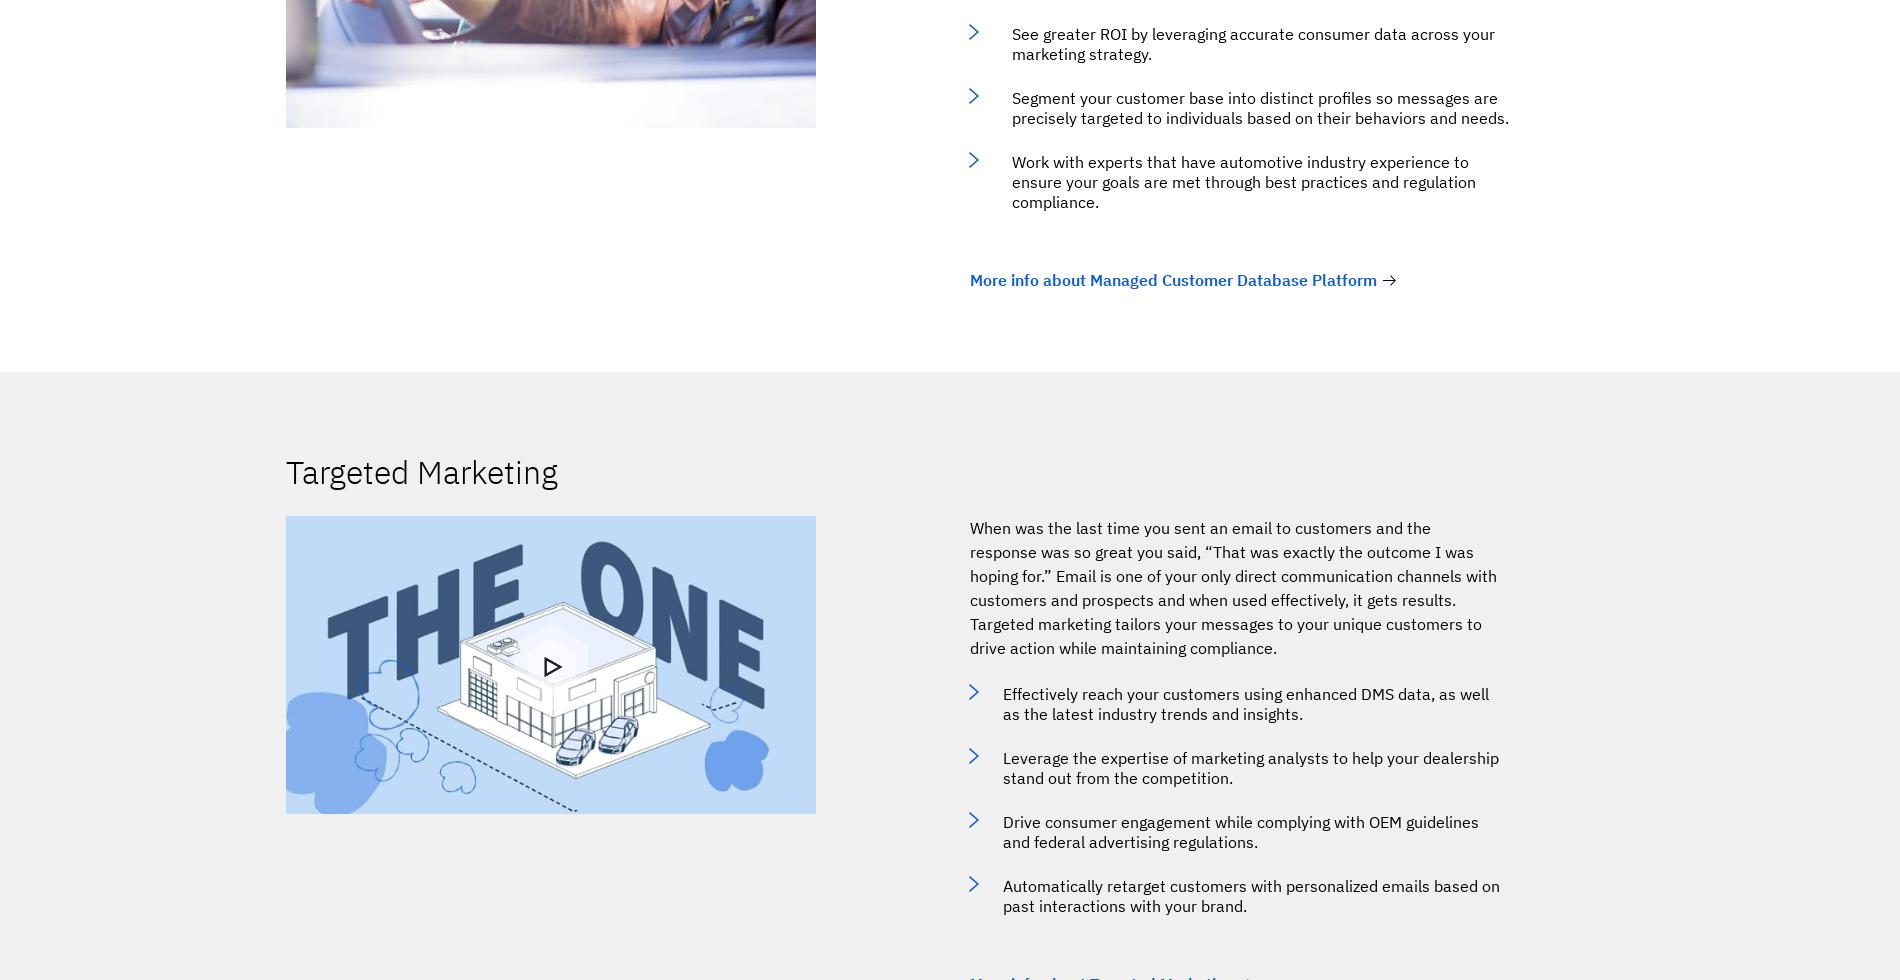 The width and height of the screenshot is (1900, 980). Describe the element at coordinates (1173, 279) in the screenshot. I see `'More info about Managed Customer Database Platform'` at that location.